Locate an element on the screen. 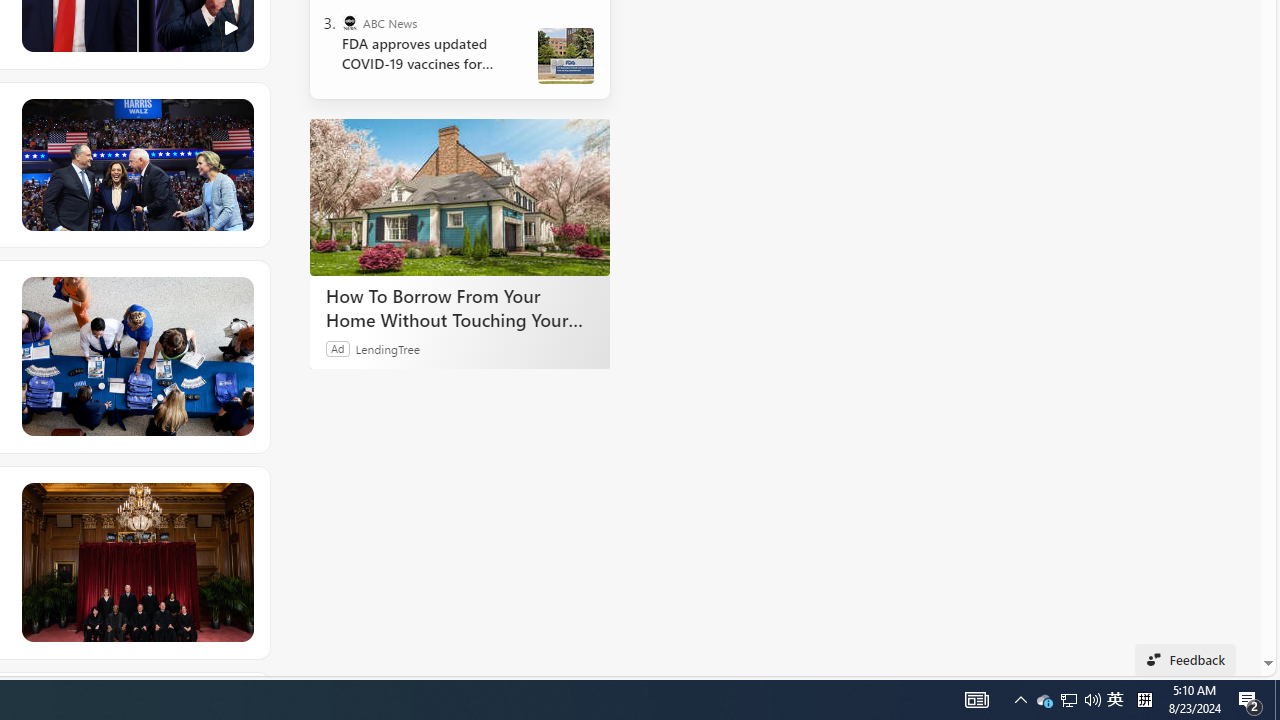 The image size is (1280, 720). 'ABC News' is located at coordinates (350, 23).